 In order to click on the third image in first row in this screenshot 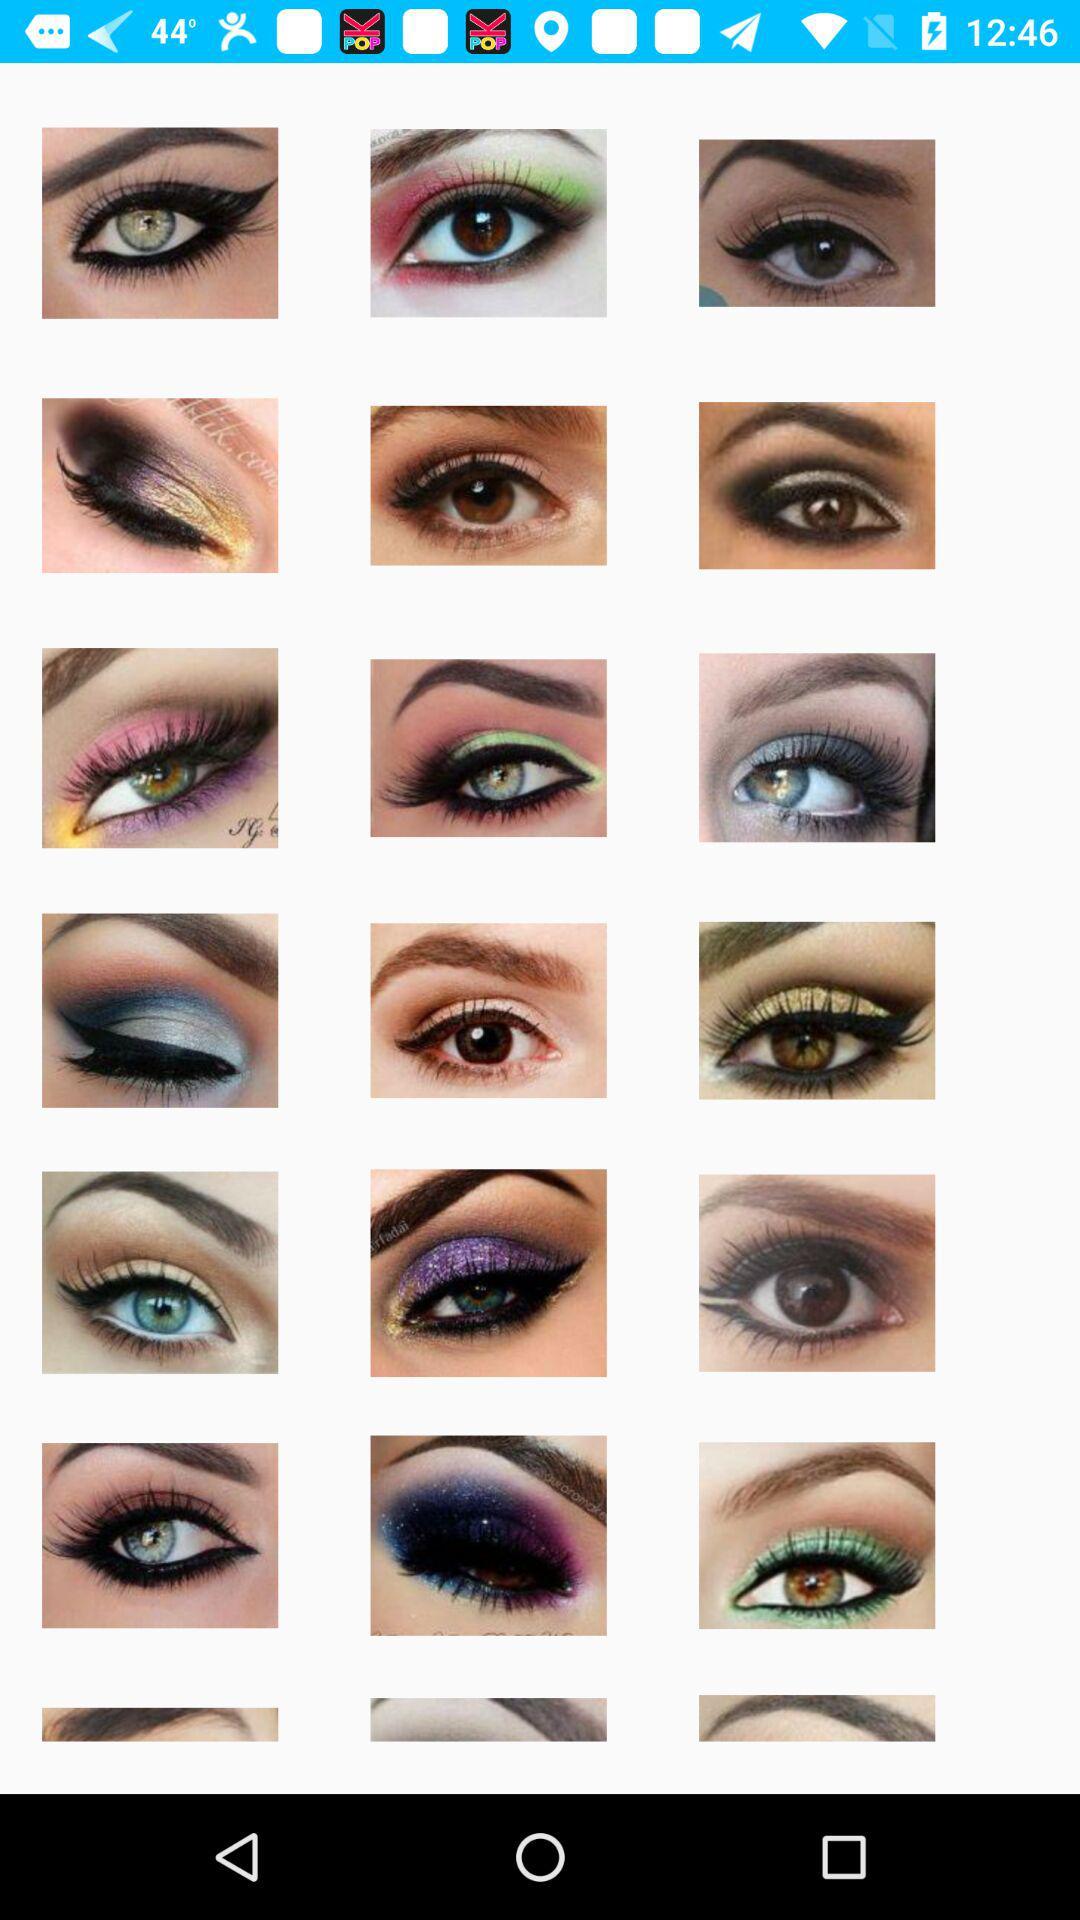, I will do `click(817, 222)`.